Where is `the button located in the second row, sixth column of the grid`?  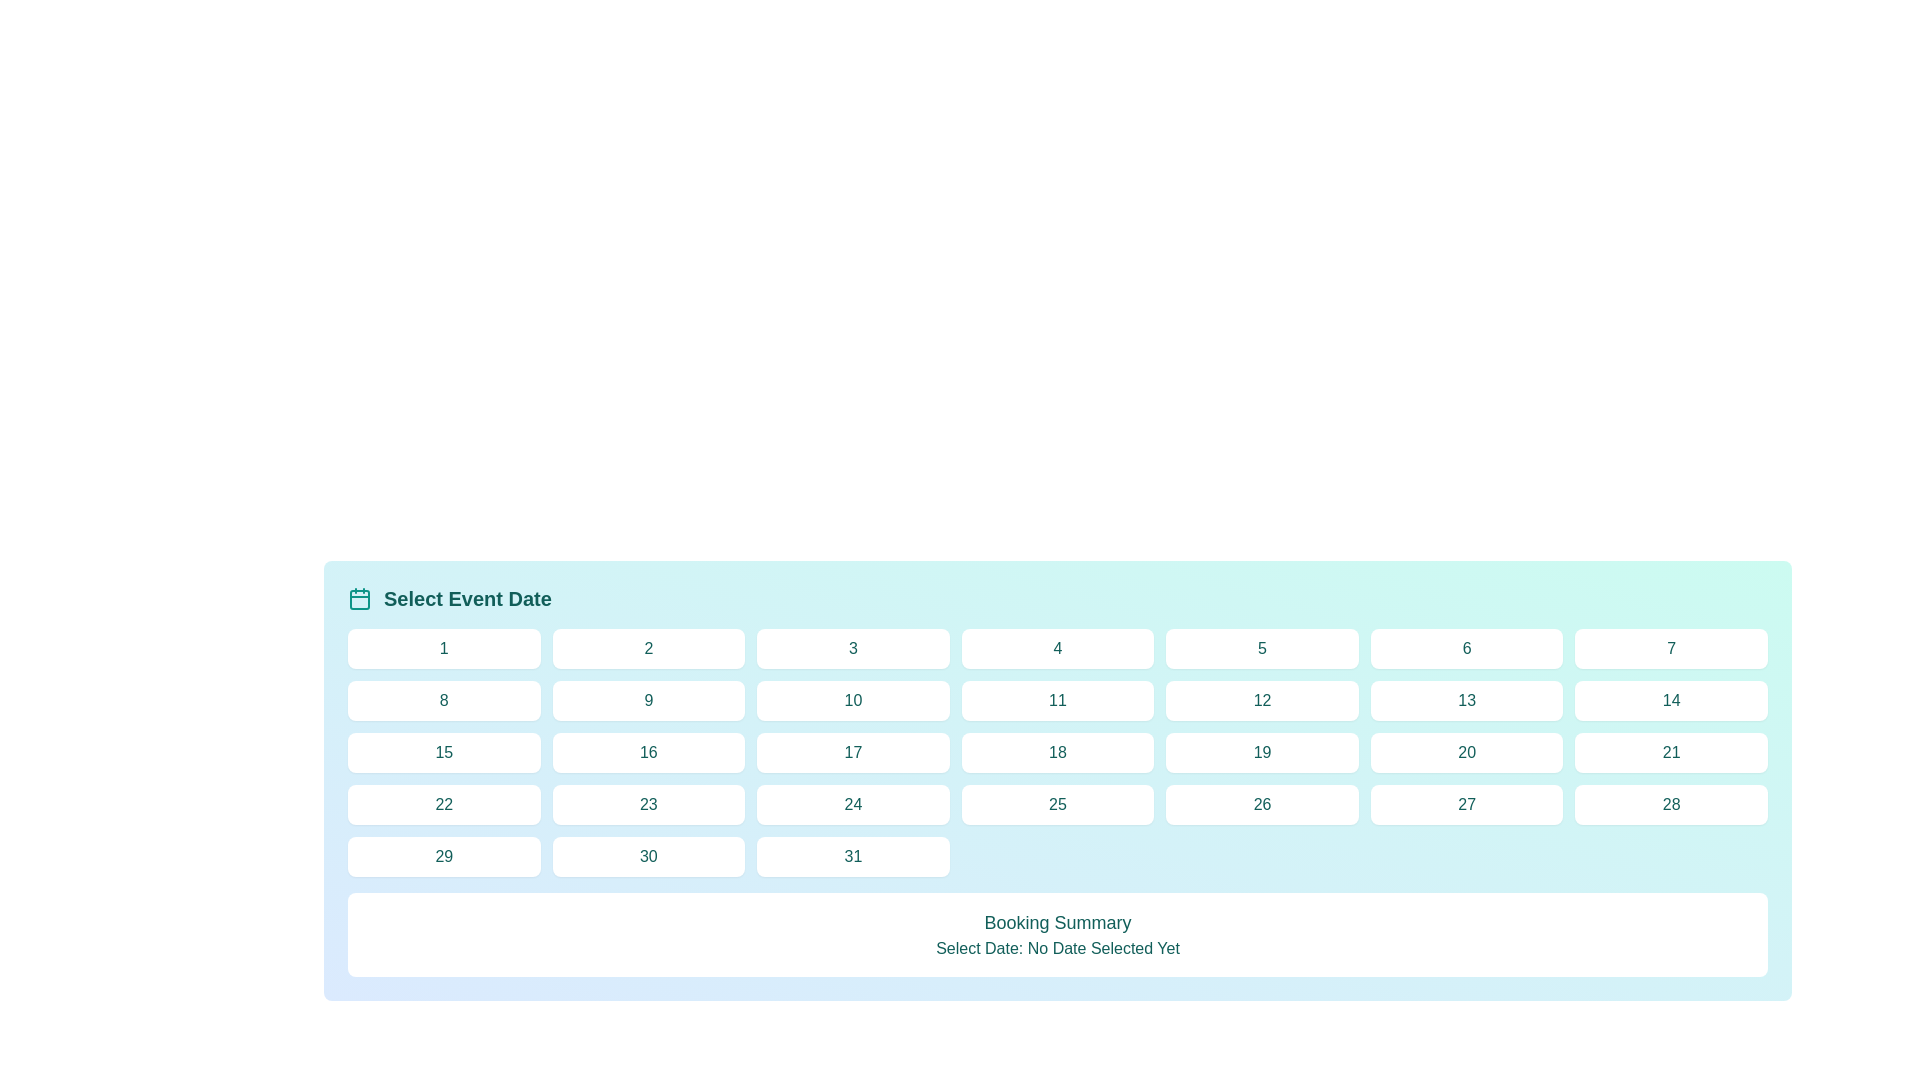 the button located in the second row, sixth column of the grid is located at coordinates (1261, 700).